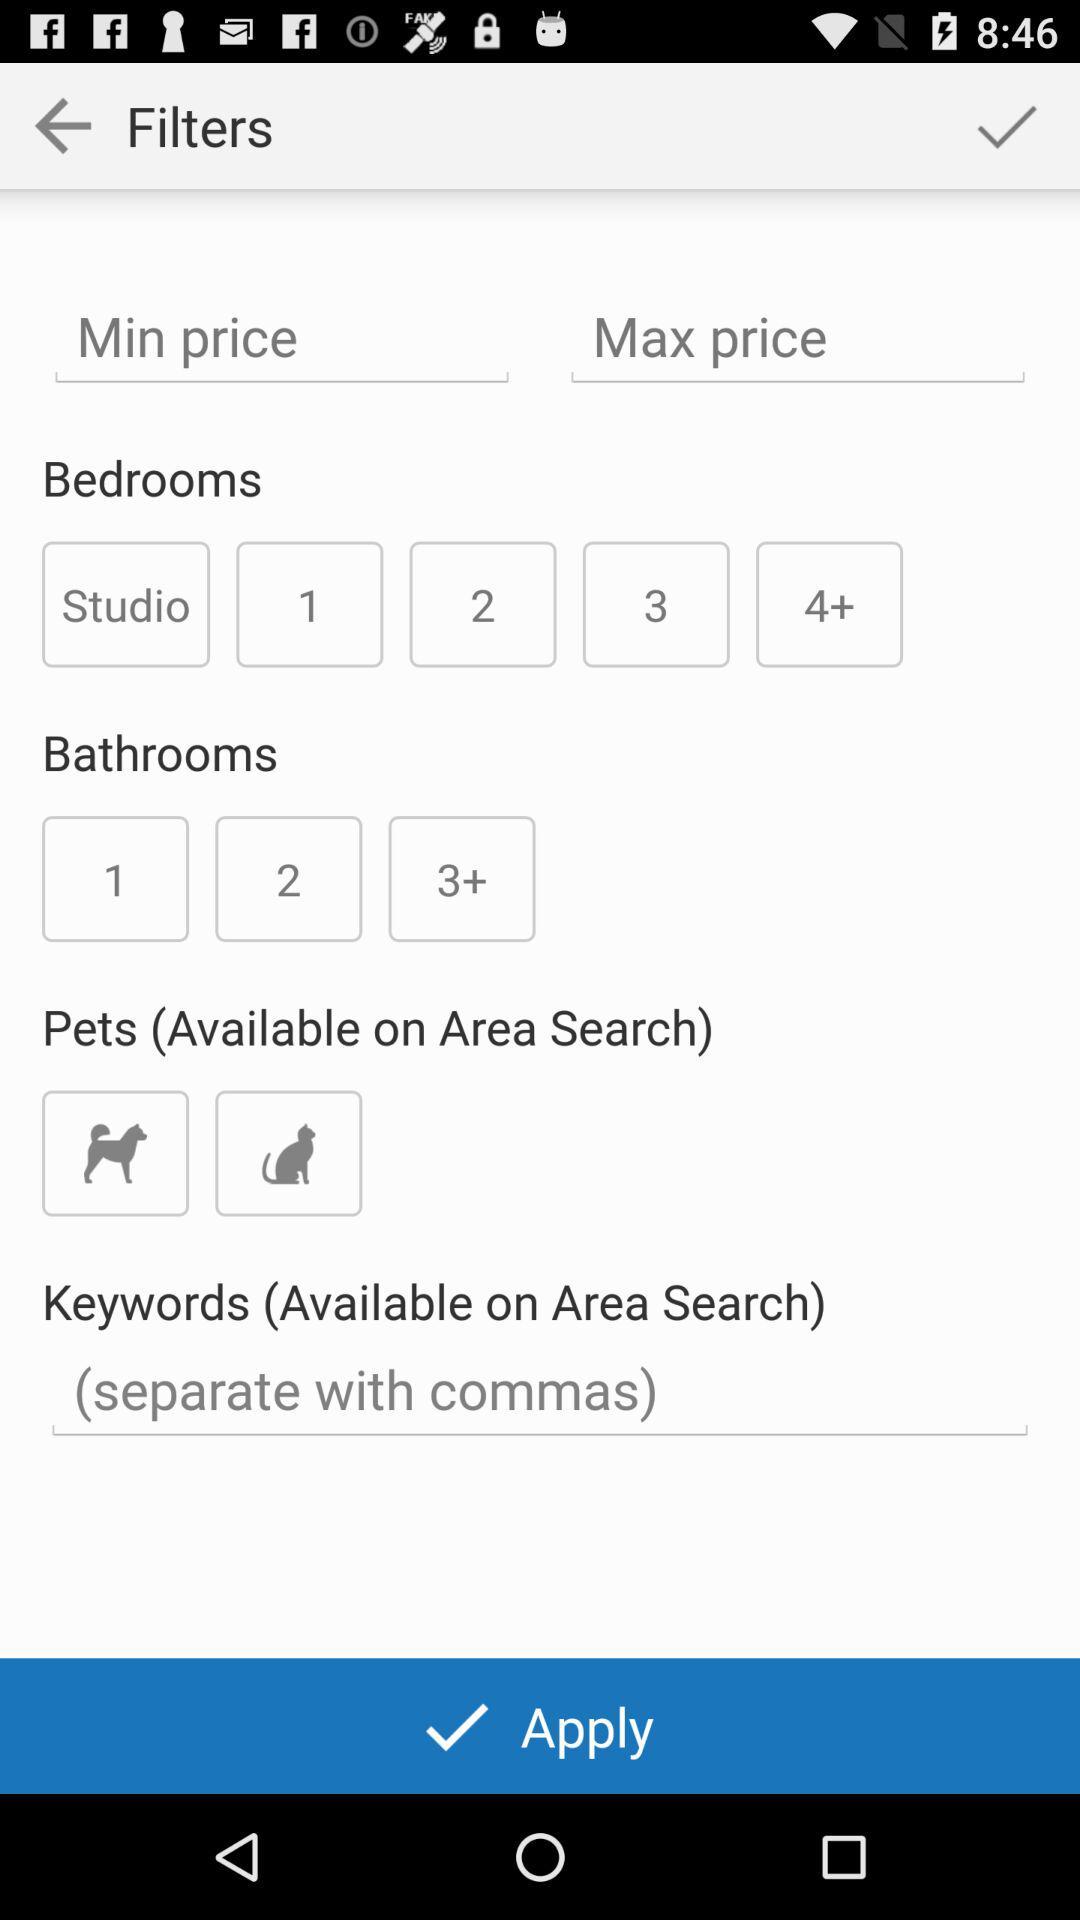  I want to click on the 4+ icon, so click(829, 603).